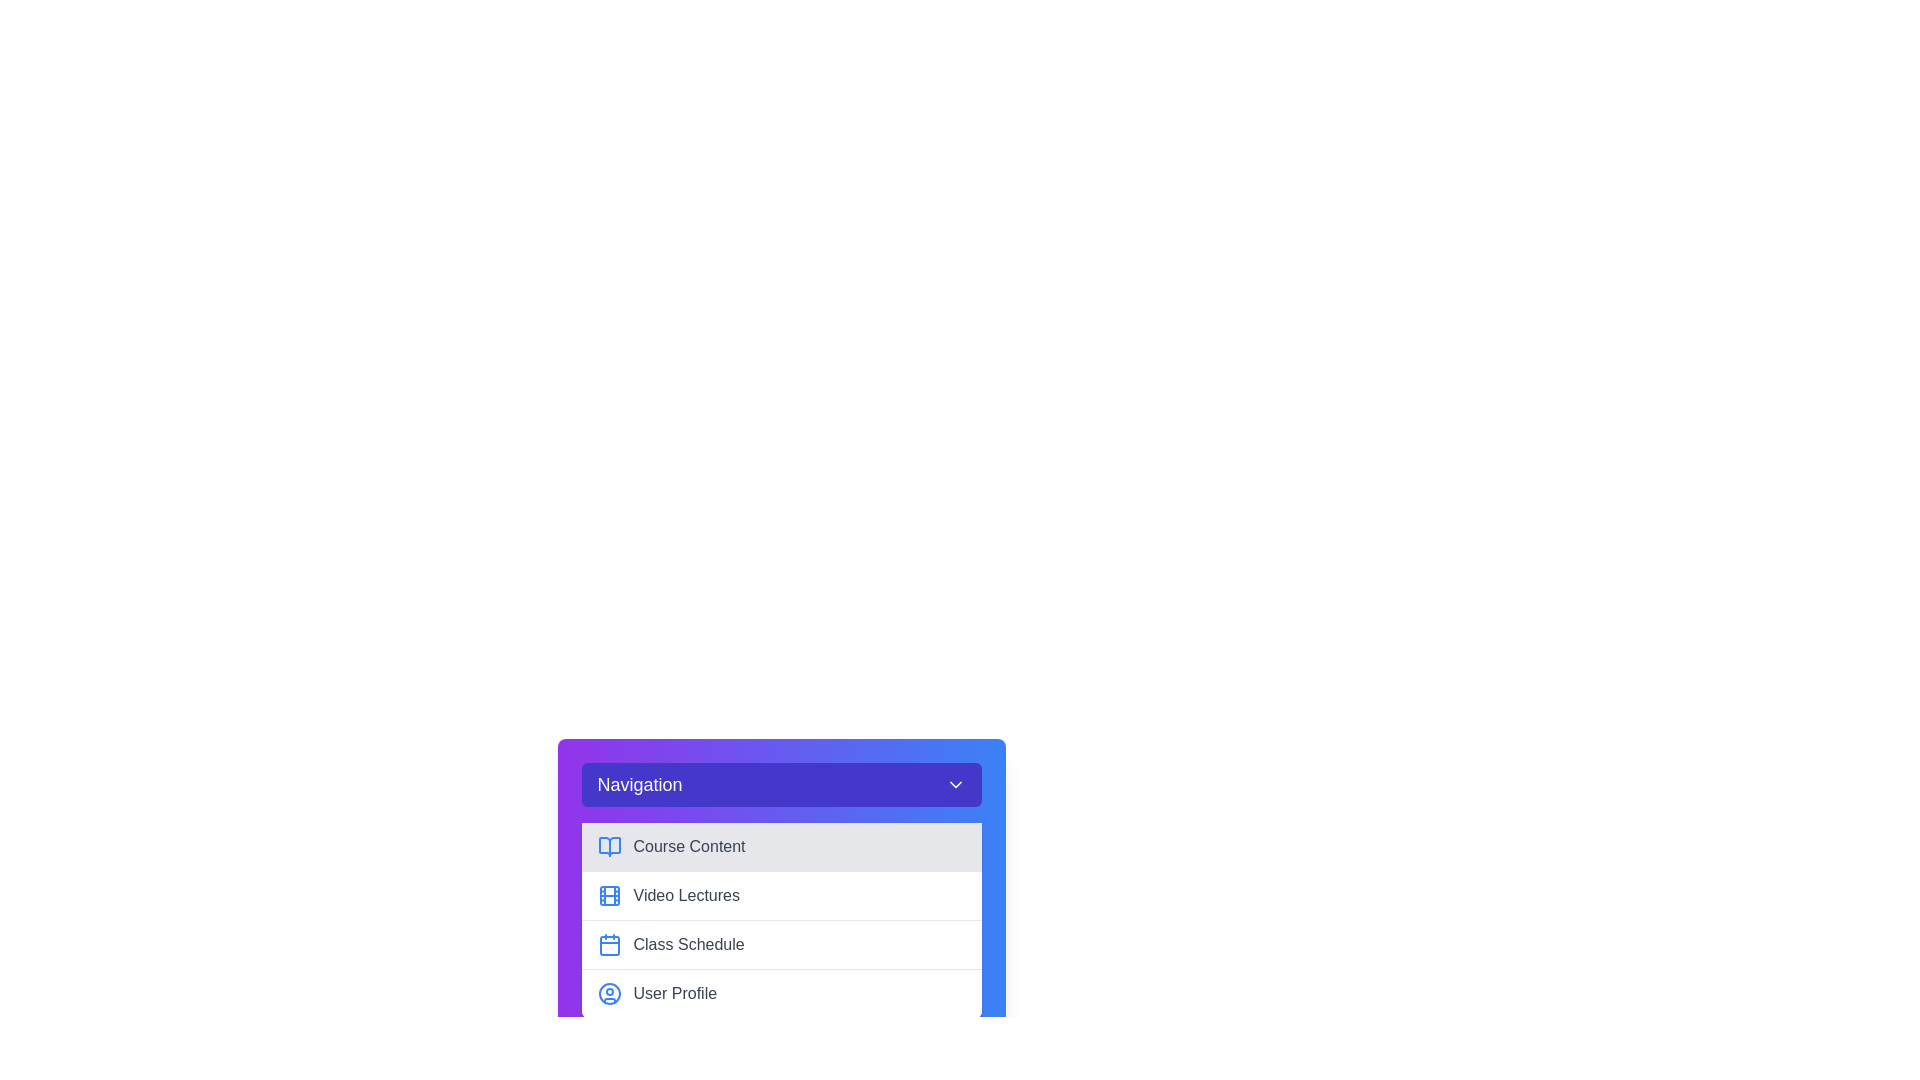 This screenshot has width=1920, height=1080. What do you see at coordinates (675, 994) in the screenshot?
I see `the 'User Profile' text label located at the bottom of the vertical menu, positioned to the right of the blue user icon` at bounding box center [675, 994].